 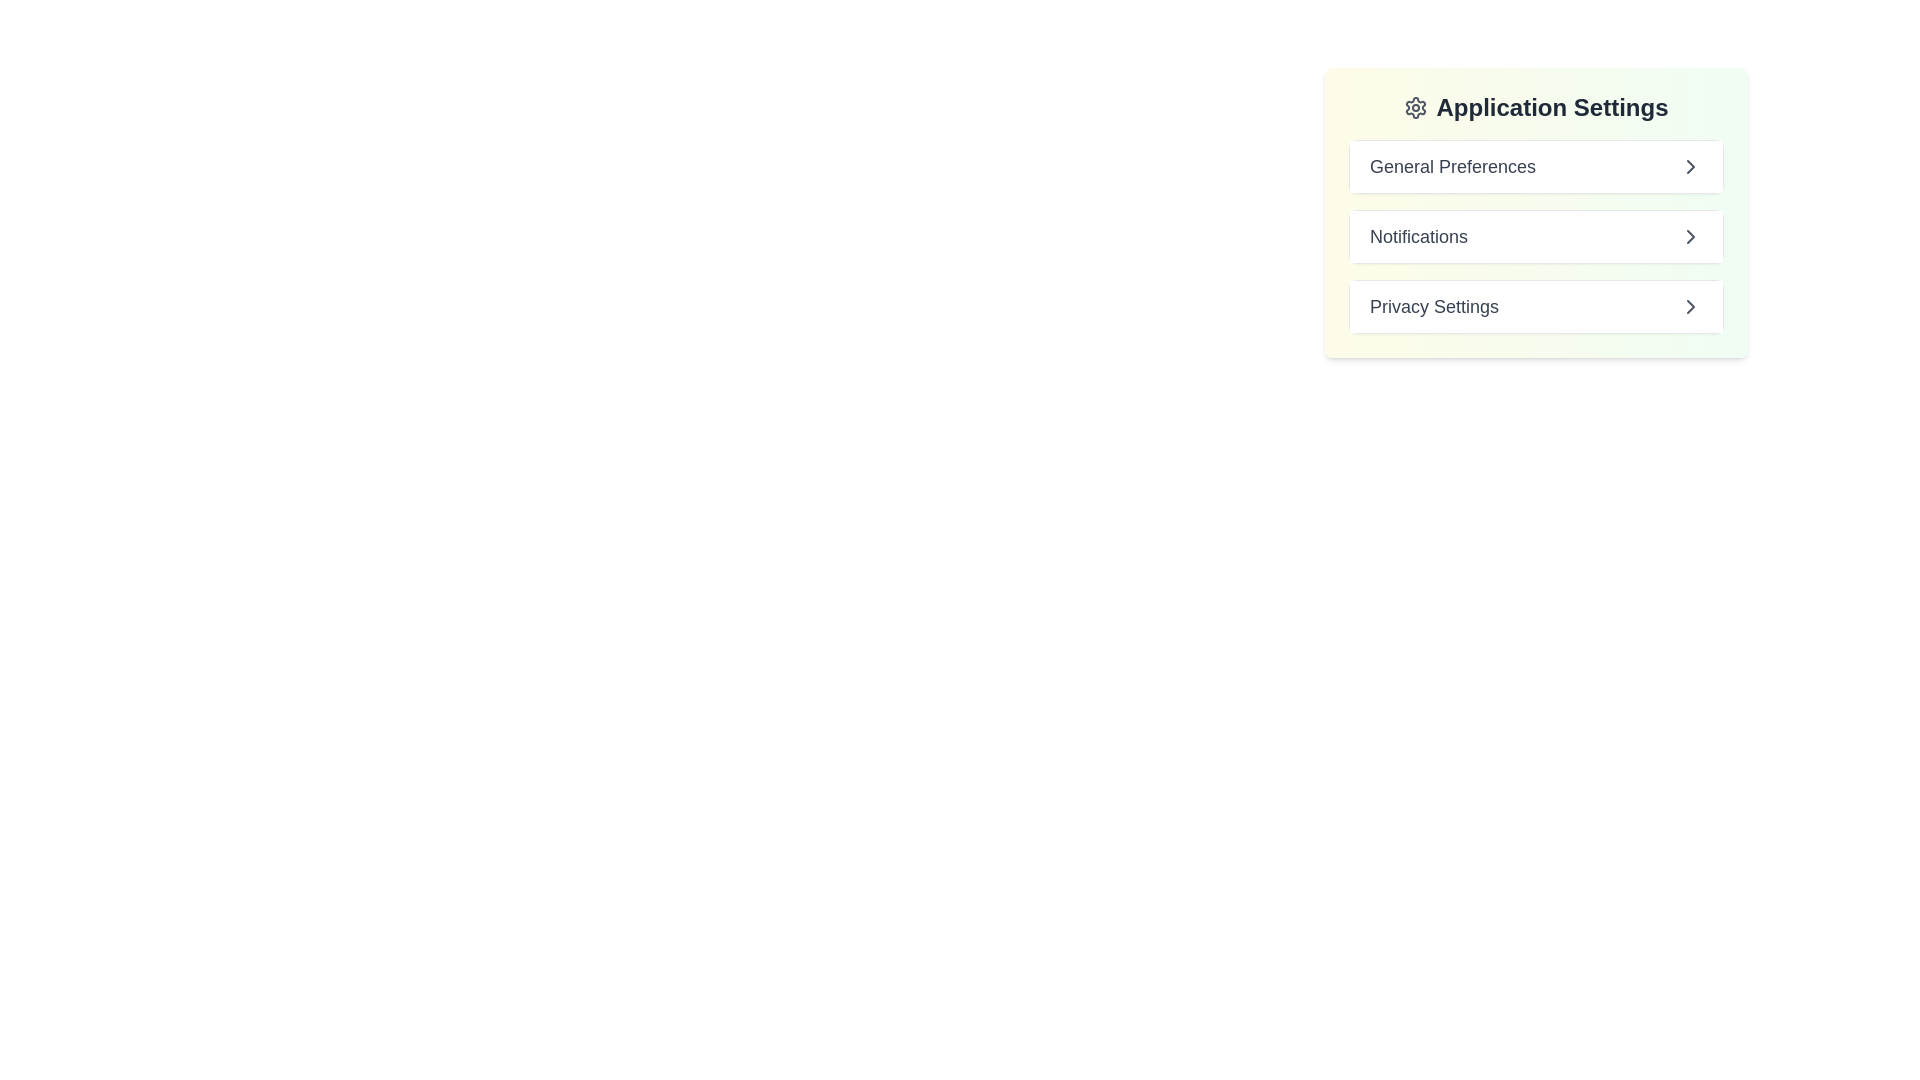 What do you see at coordinates (1453, 165) in the screenshot?
I see `the 'General Preferences' text label in the 'Application Settings' panel, which indicates navigation to the General Preferences settings` at bounding box center [1453, 165].